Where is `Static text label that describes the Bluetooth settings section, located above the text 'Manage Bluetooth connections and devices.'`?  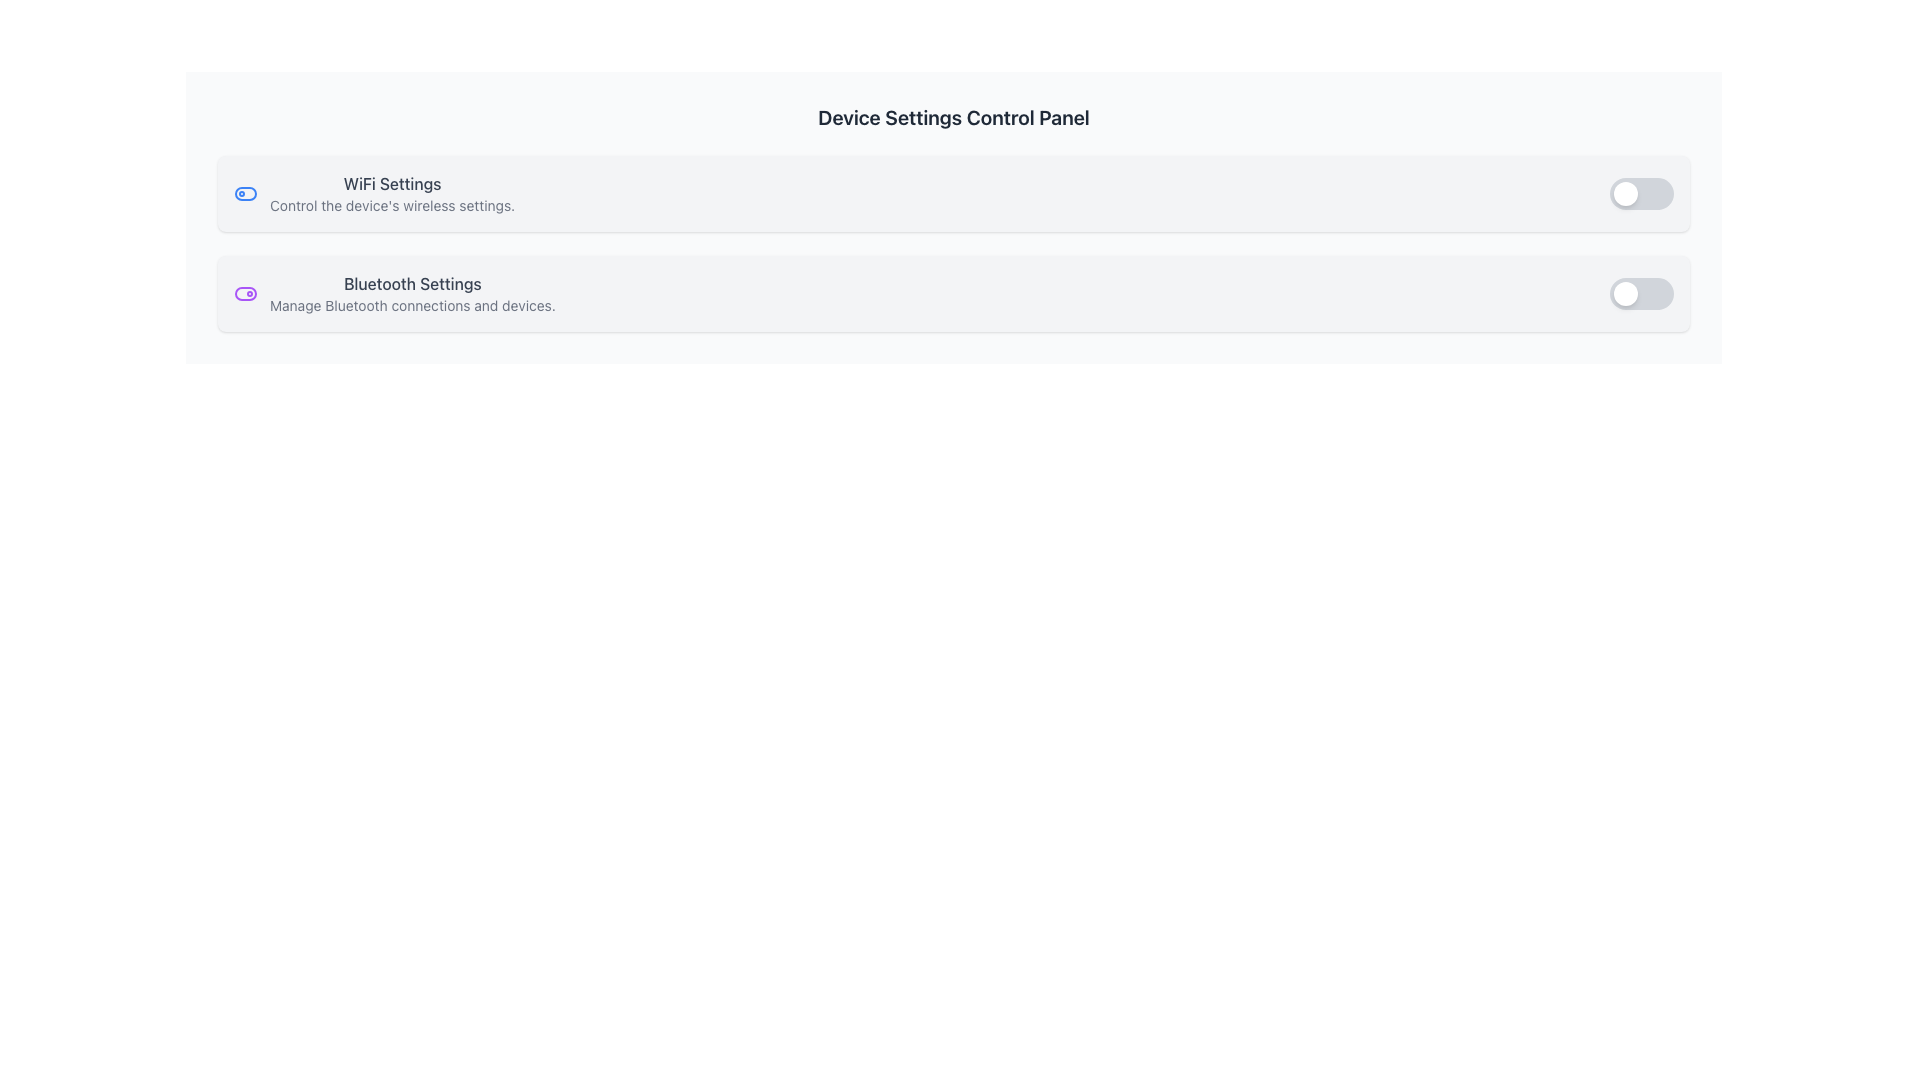 Static text label that describes the Bluetooth settings section, located above the text 'Manage Bluetooth connections and devices.' is located at coordinates (411, 284).